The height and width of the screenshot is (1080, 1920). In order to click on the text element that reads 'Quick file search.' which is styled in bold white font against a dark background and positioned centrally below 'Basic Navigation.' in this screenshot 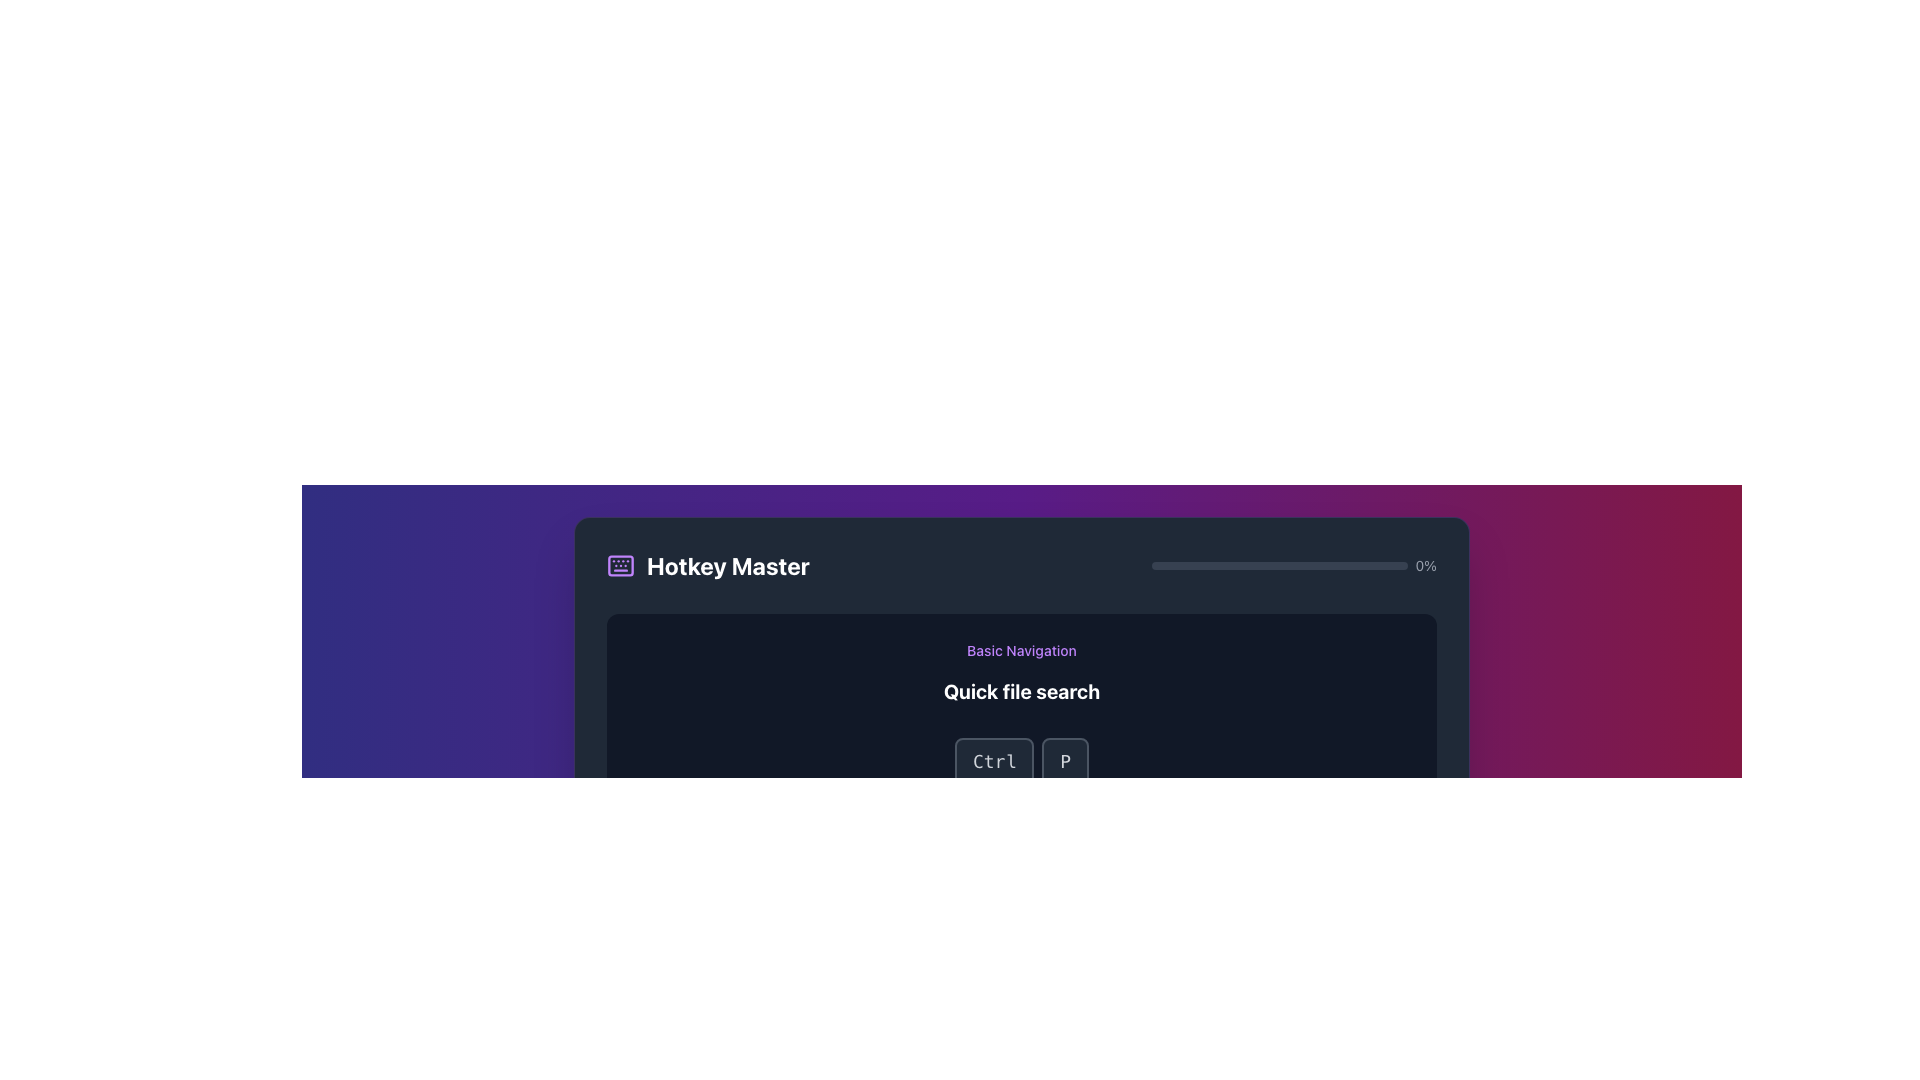, I will do `click(1022, 690)`.